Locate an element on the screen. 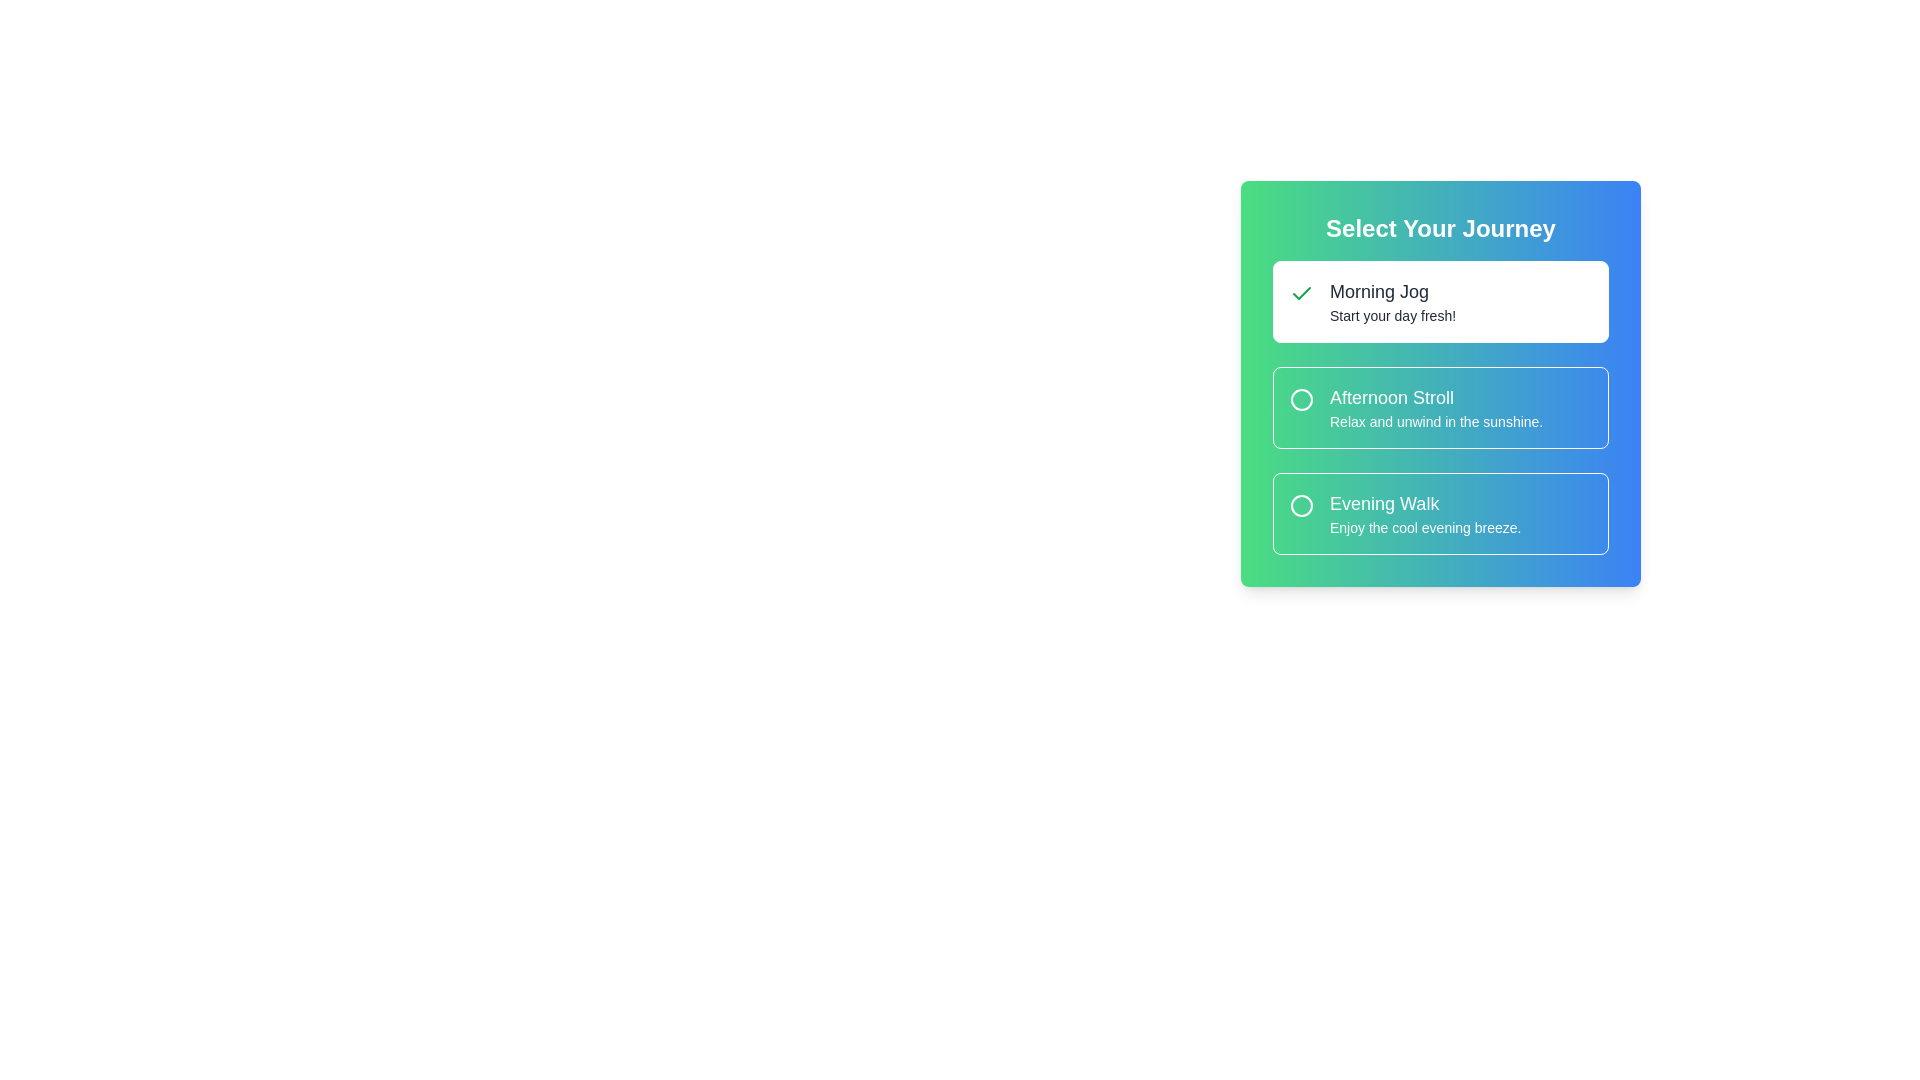 This screenshot has width=1920, height=1080. the text element displaying 'Relax and unwind in the sunshine.' which is styled for subheadings and located beneath the title 'Afternoon Stroll.' is located at coordinates (1435, 420).